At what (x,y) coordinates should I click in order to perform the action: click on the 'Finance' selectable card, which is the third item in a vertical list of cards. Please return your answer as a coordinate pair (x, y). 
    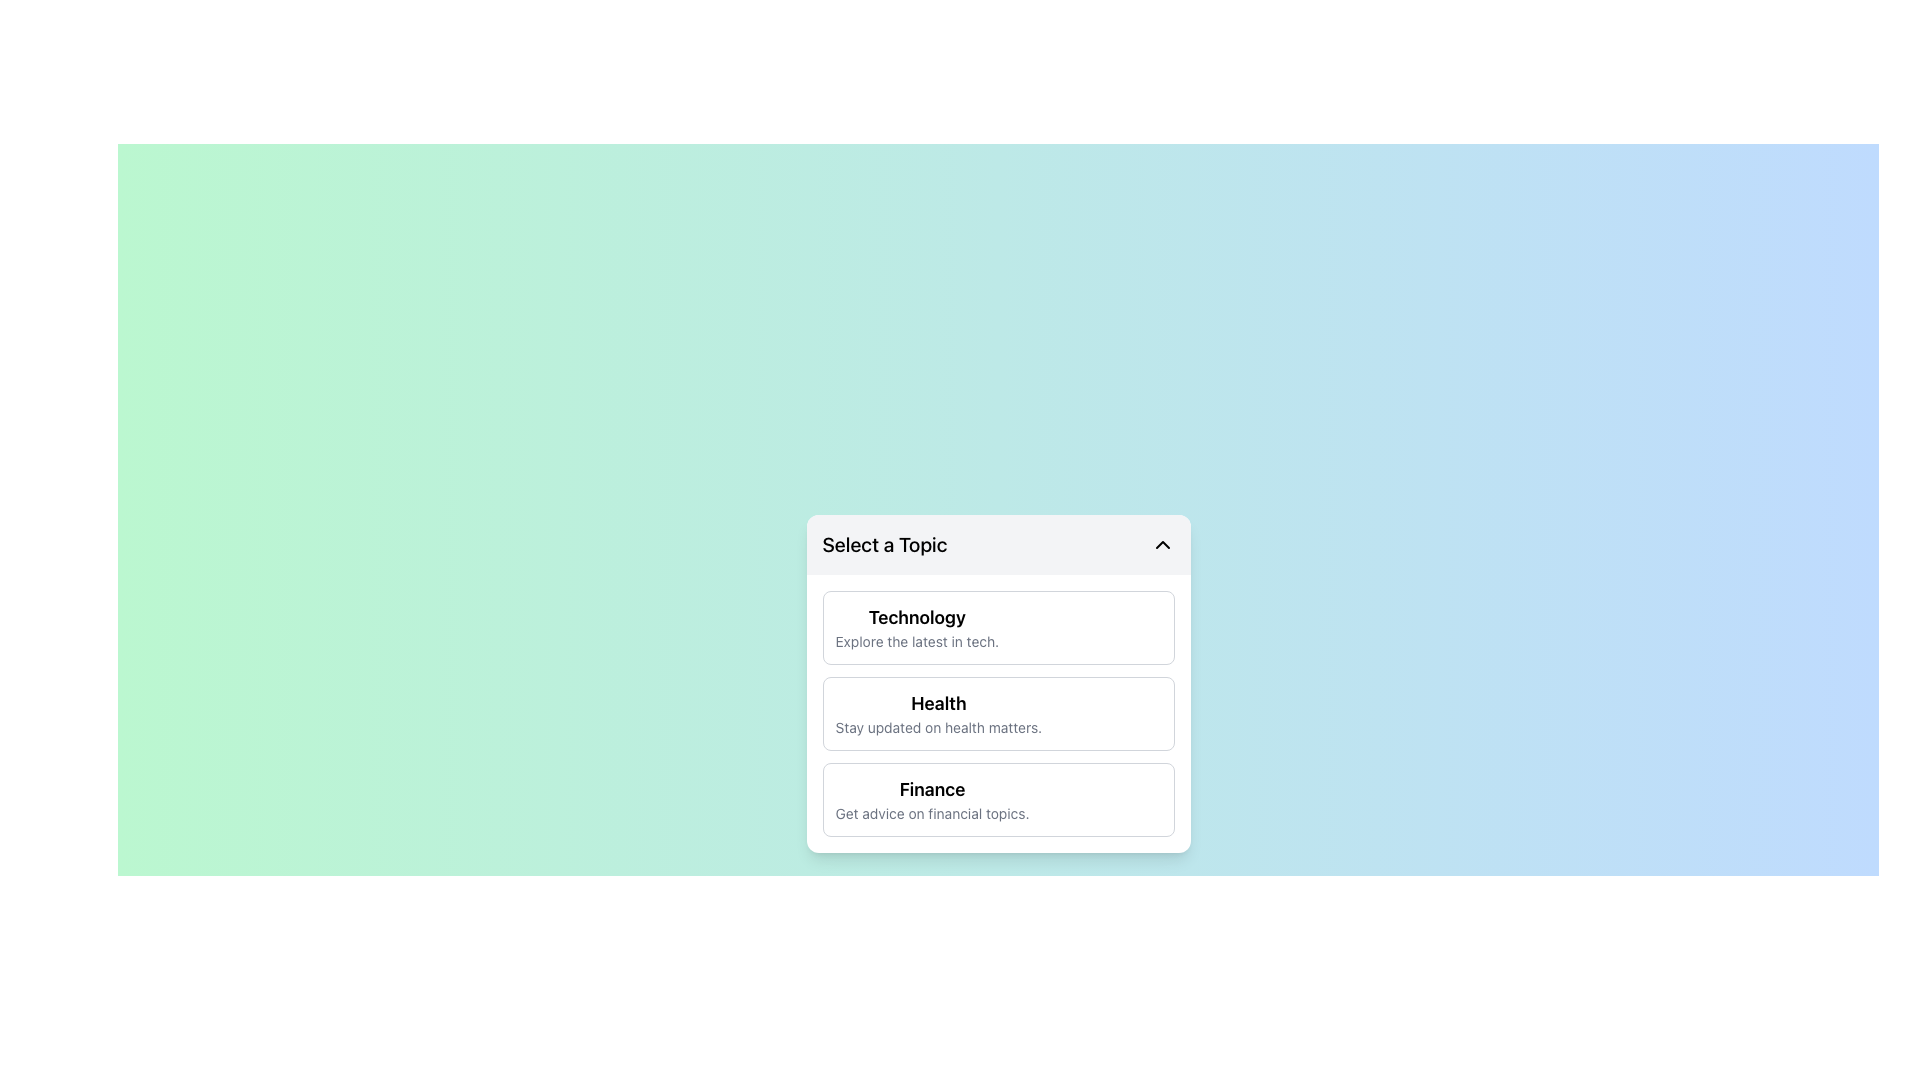
    Looking at the image, I should click on (998, 798).